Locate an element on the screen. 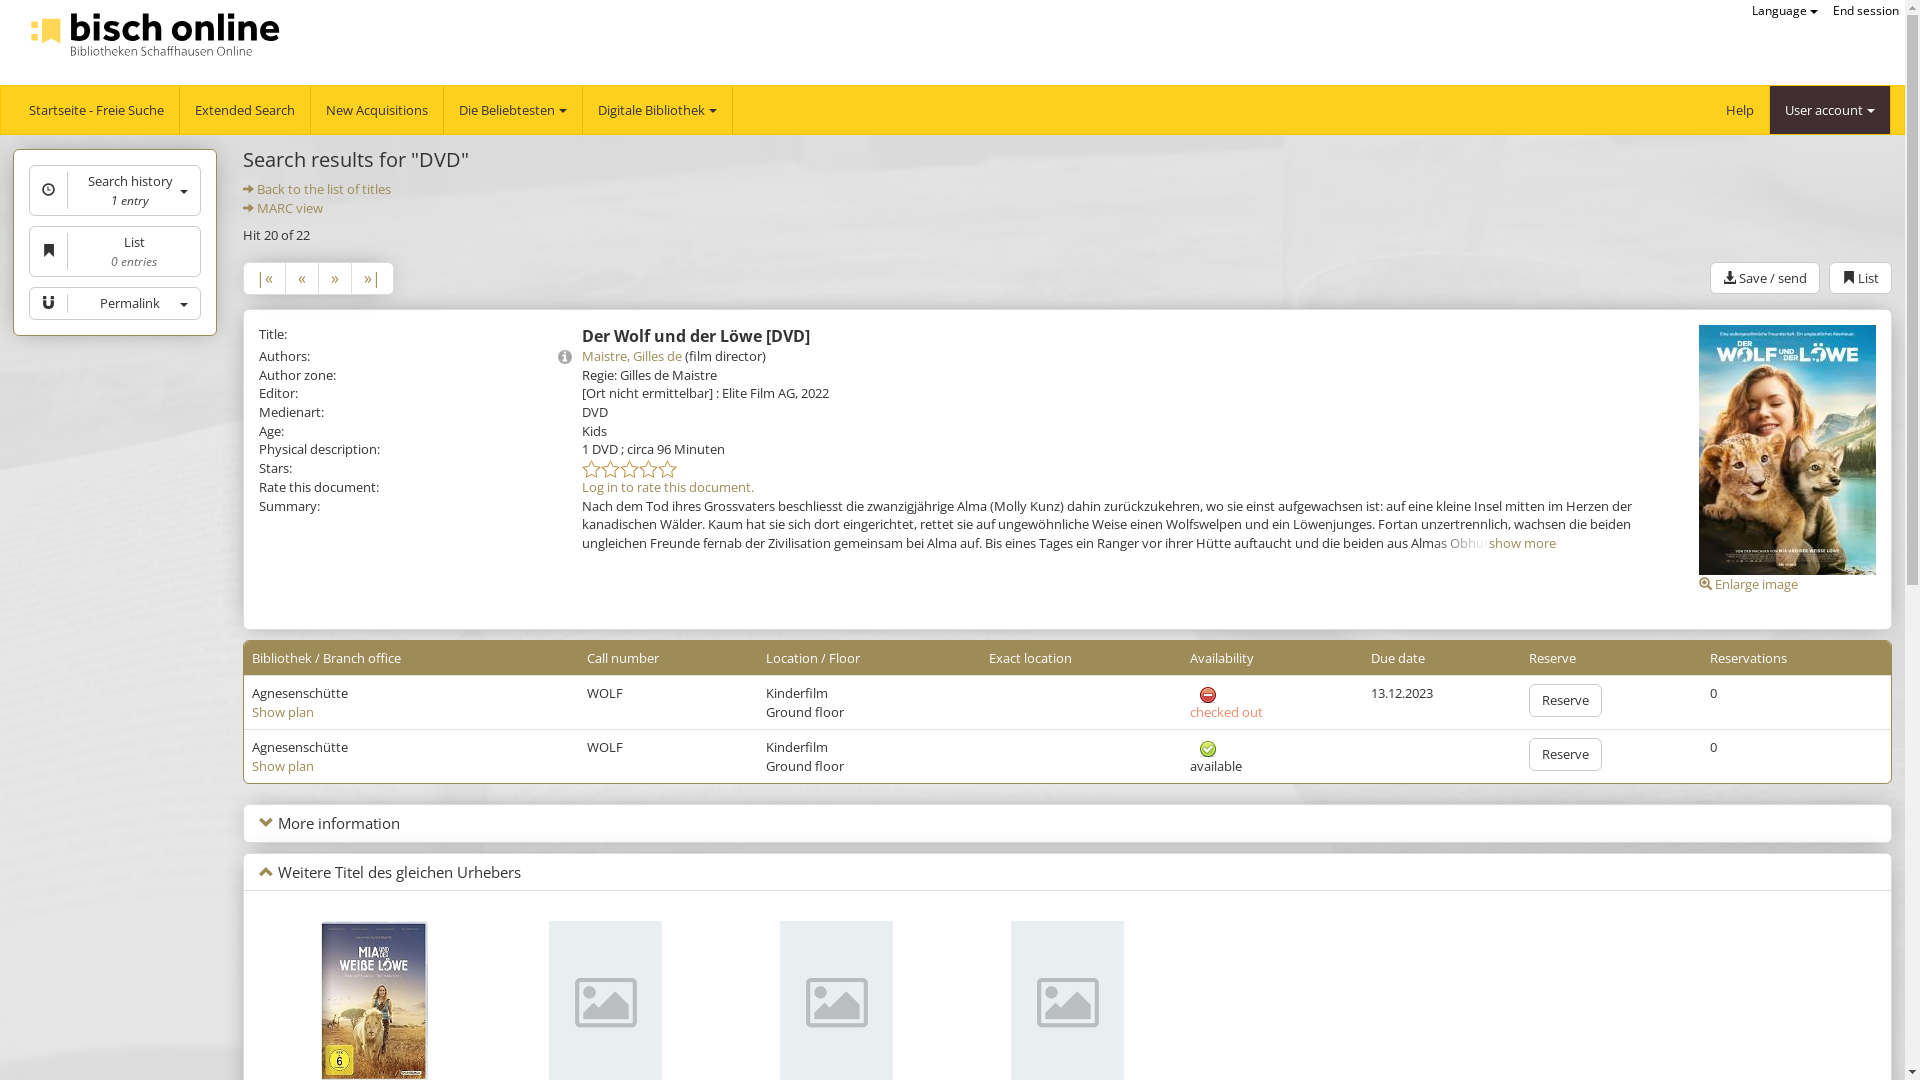 This screenshot has width=1920, height=1080. 'Enlarge image' is located at coordinates (1747, 583).